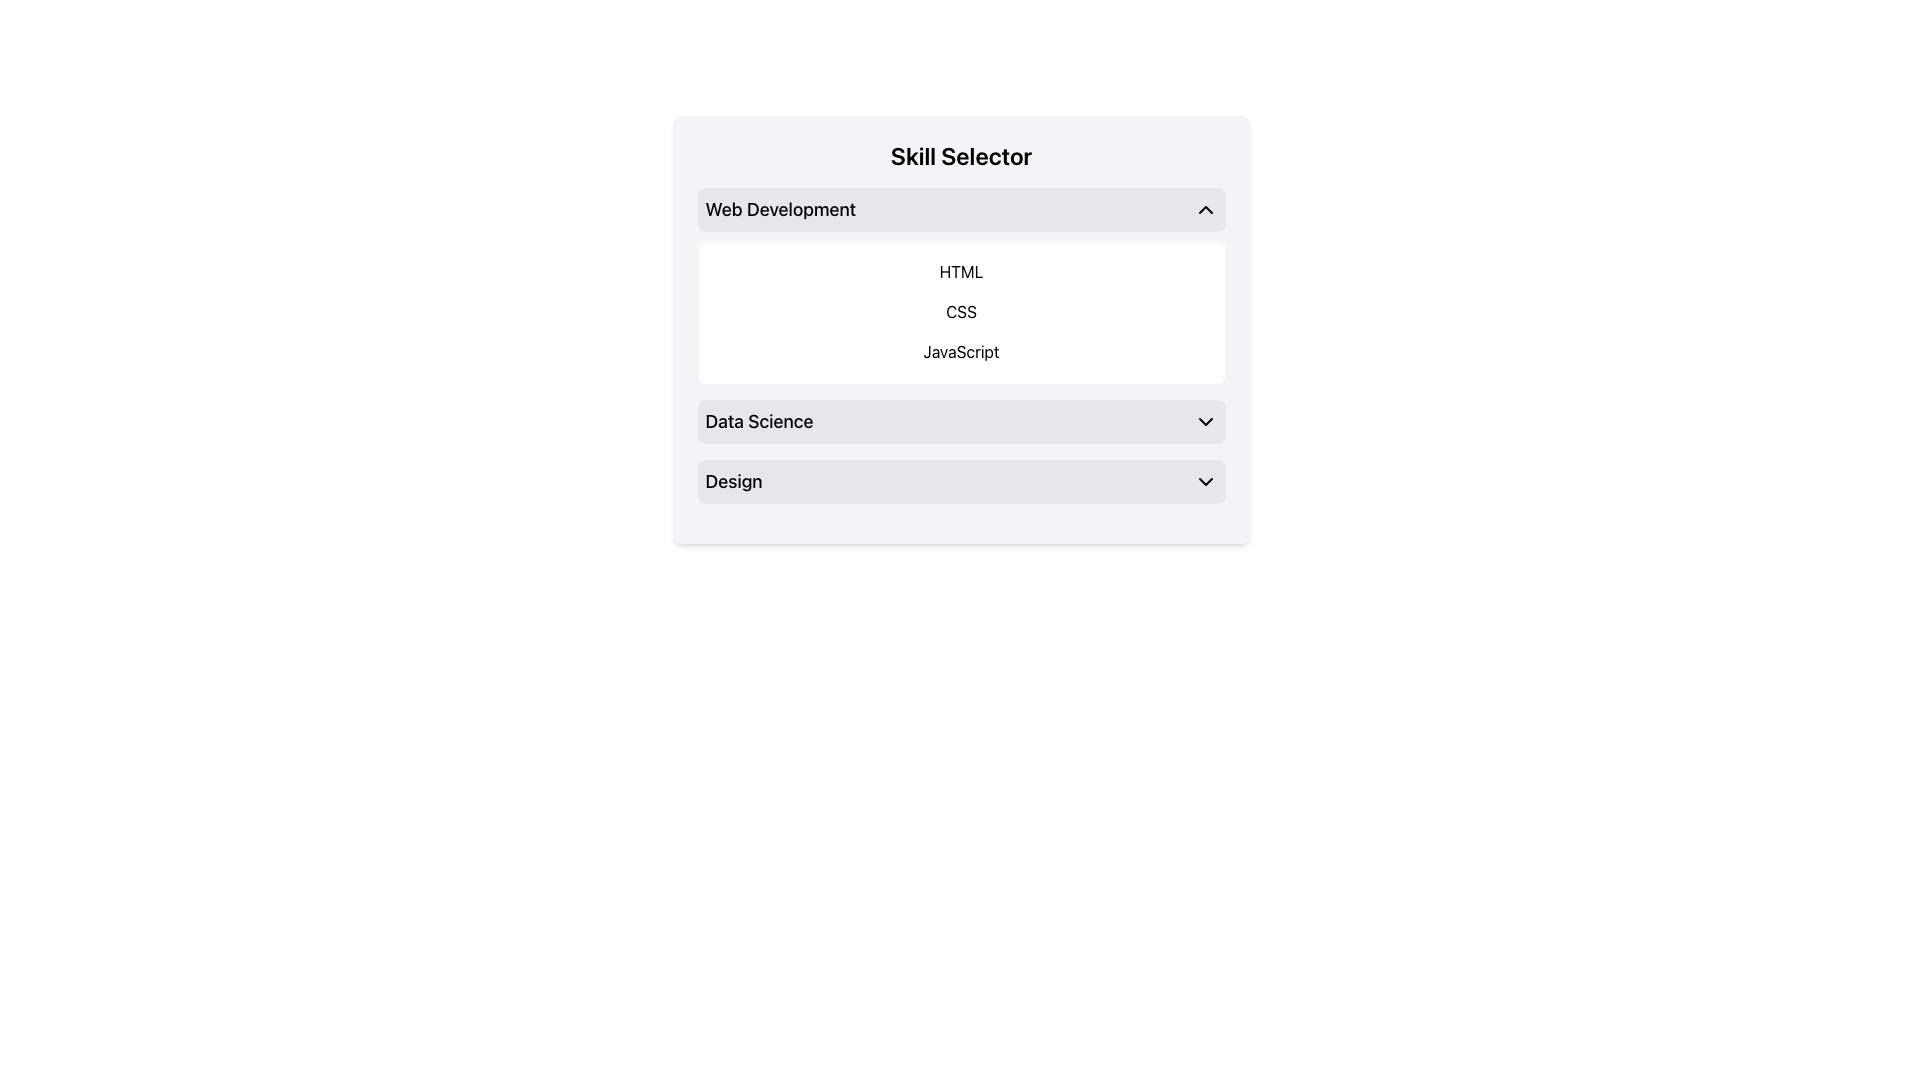 The height and width of the screenshot is (1080, 1920). What do you see at coordinates (961, 329) in the screenshot?
I see `the dropdown selector titled 'Skill Selector'` at bounding box center [961, 329].